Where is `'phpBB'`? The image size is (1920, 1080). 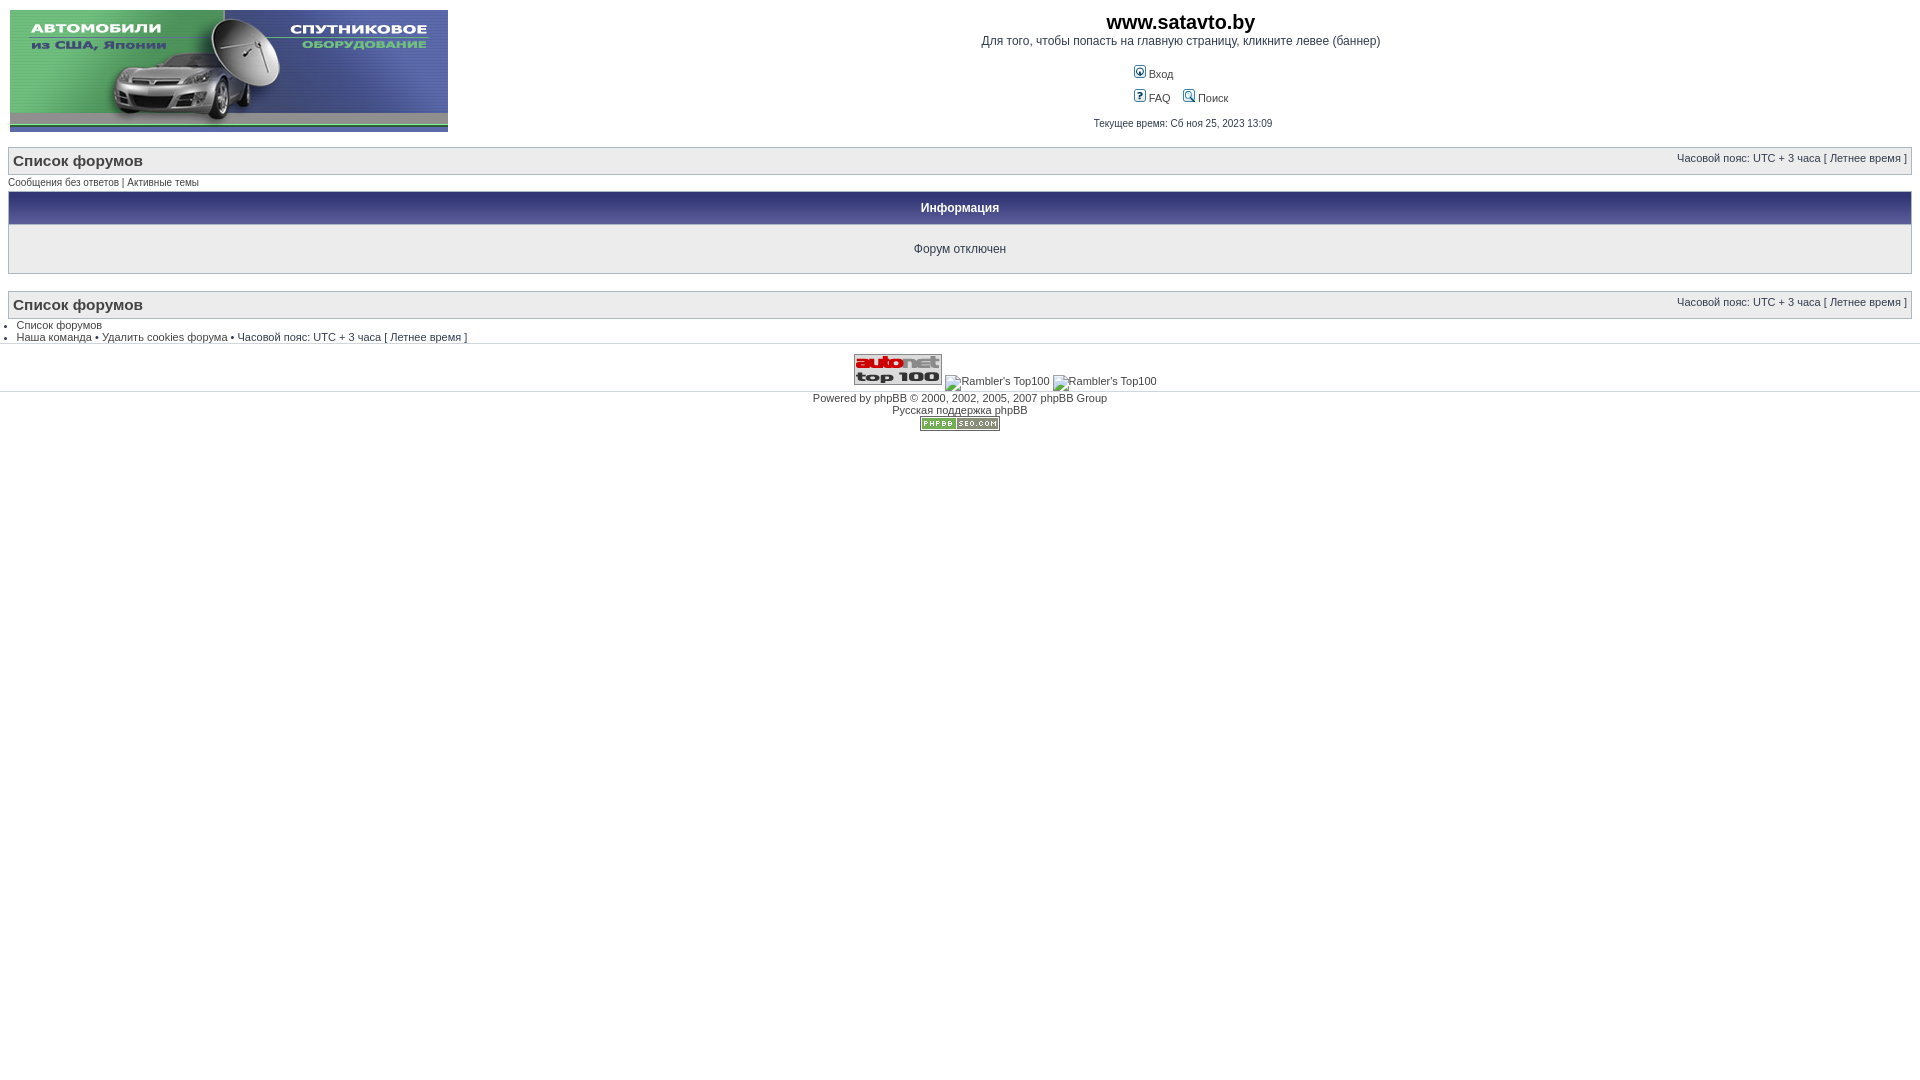
'phpBB' is located at coordinates (889, 397).